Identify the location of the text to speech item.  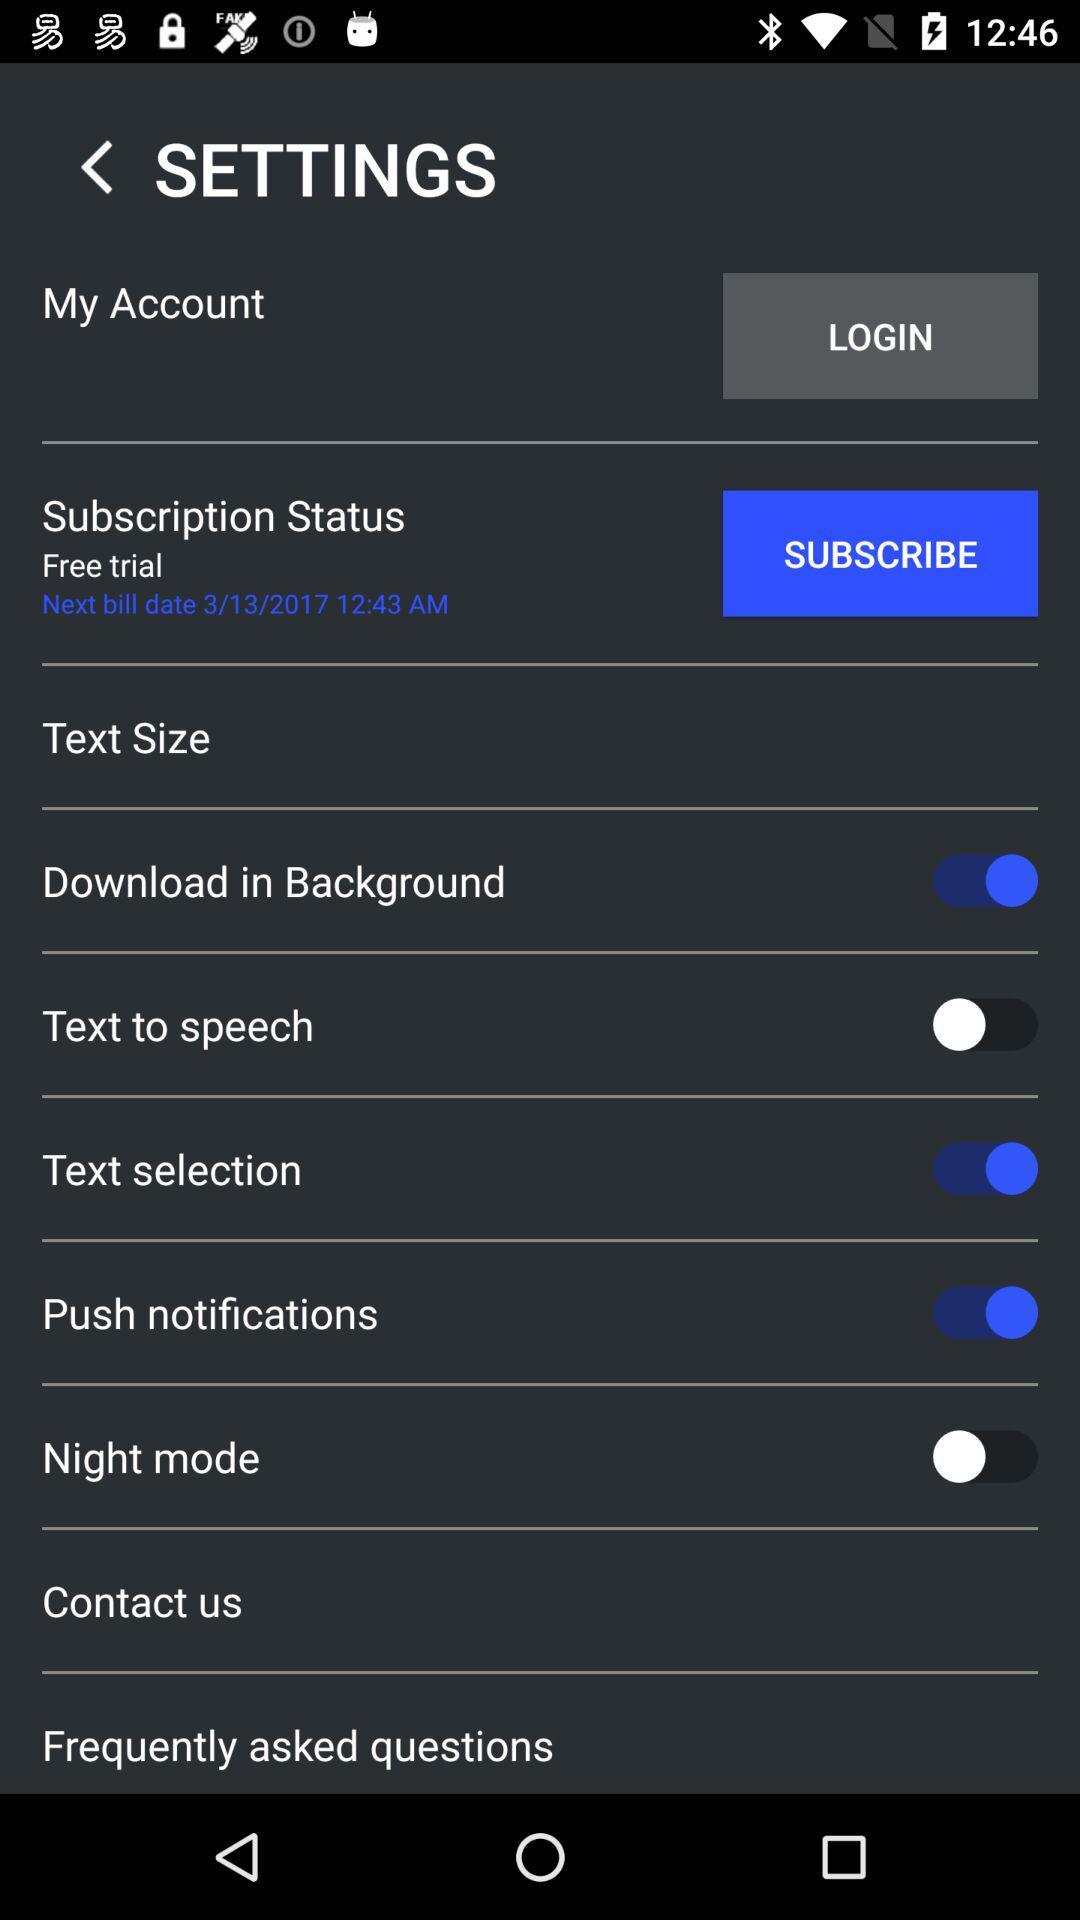
(540, 1024).